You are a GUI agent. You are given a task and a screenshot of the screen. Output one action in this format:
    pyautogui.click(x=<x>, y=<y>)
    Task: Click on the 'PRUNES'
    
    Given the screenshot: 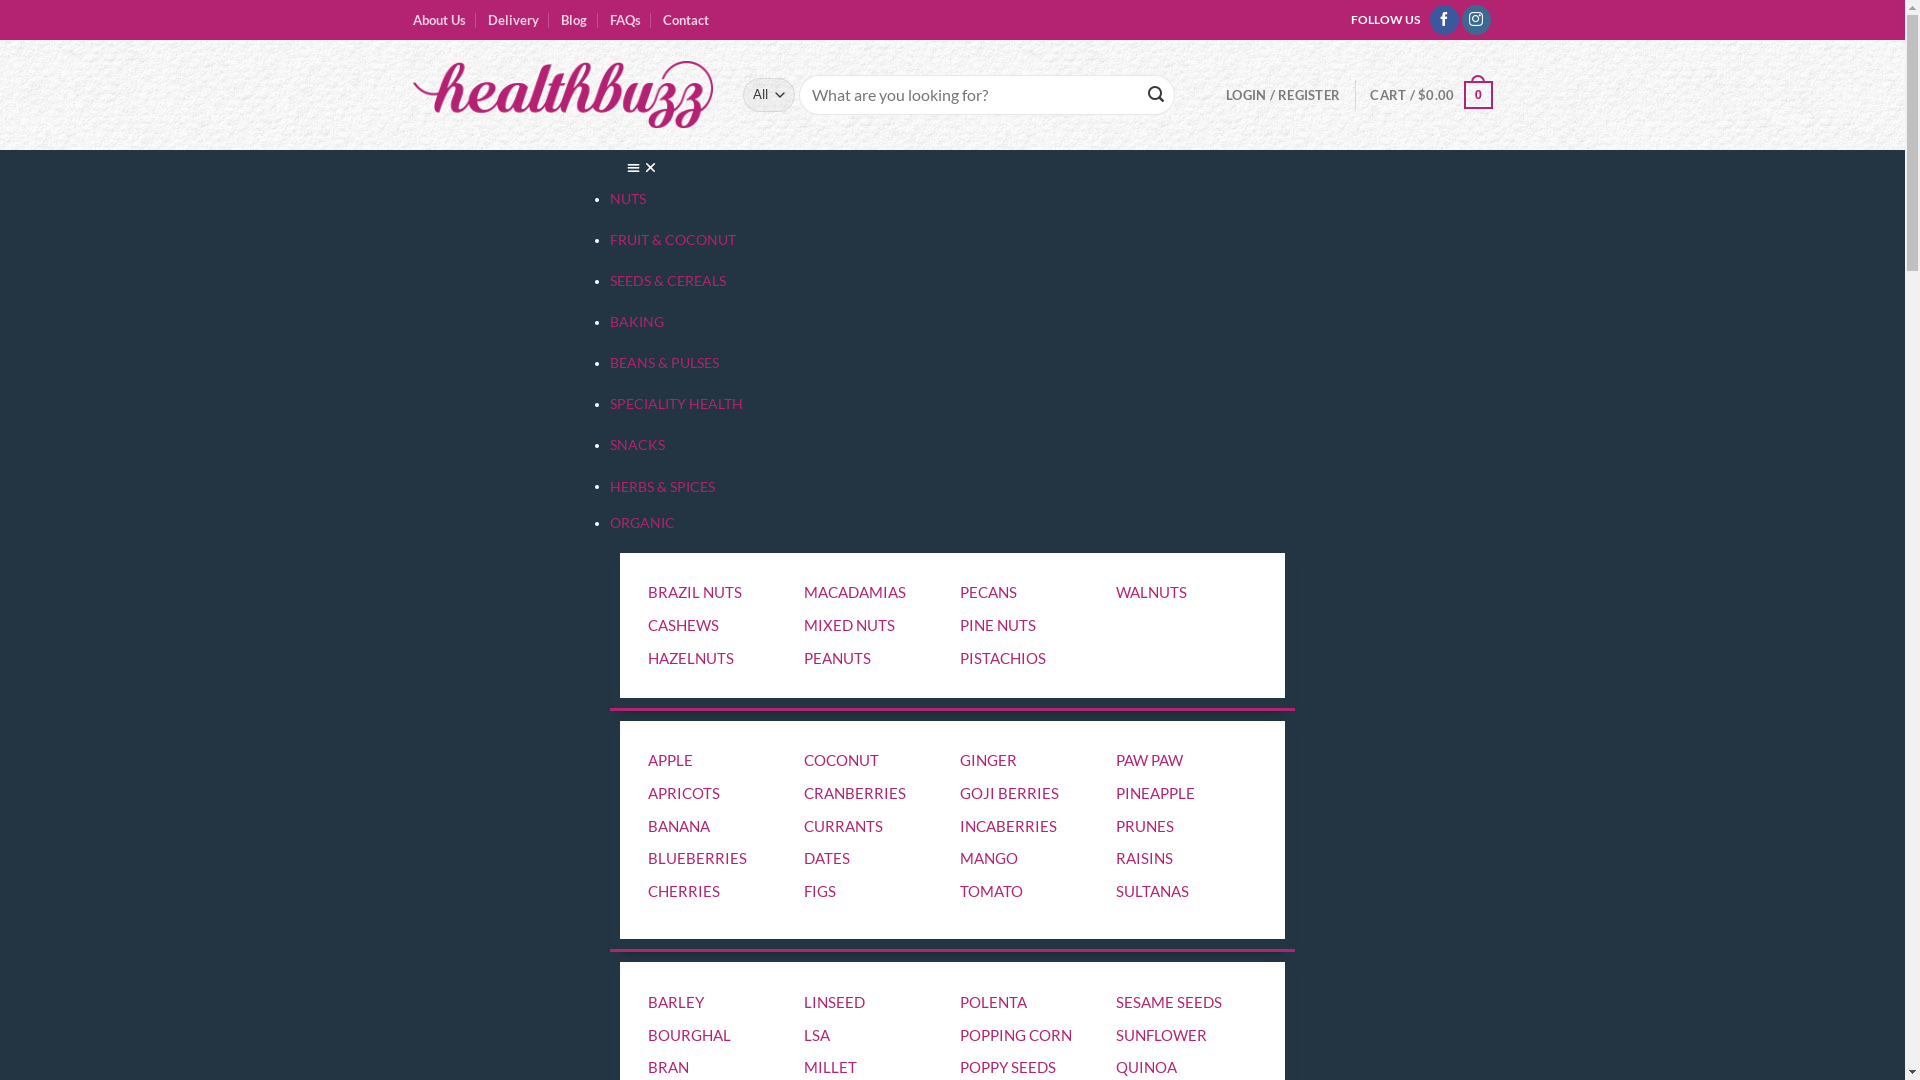 What is the action you would take?
    pyautogui.click(x=1145, y=825)
    